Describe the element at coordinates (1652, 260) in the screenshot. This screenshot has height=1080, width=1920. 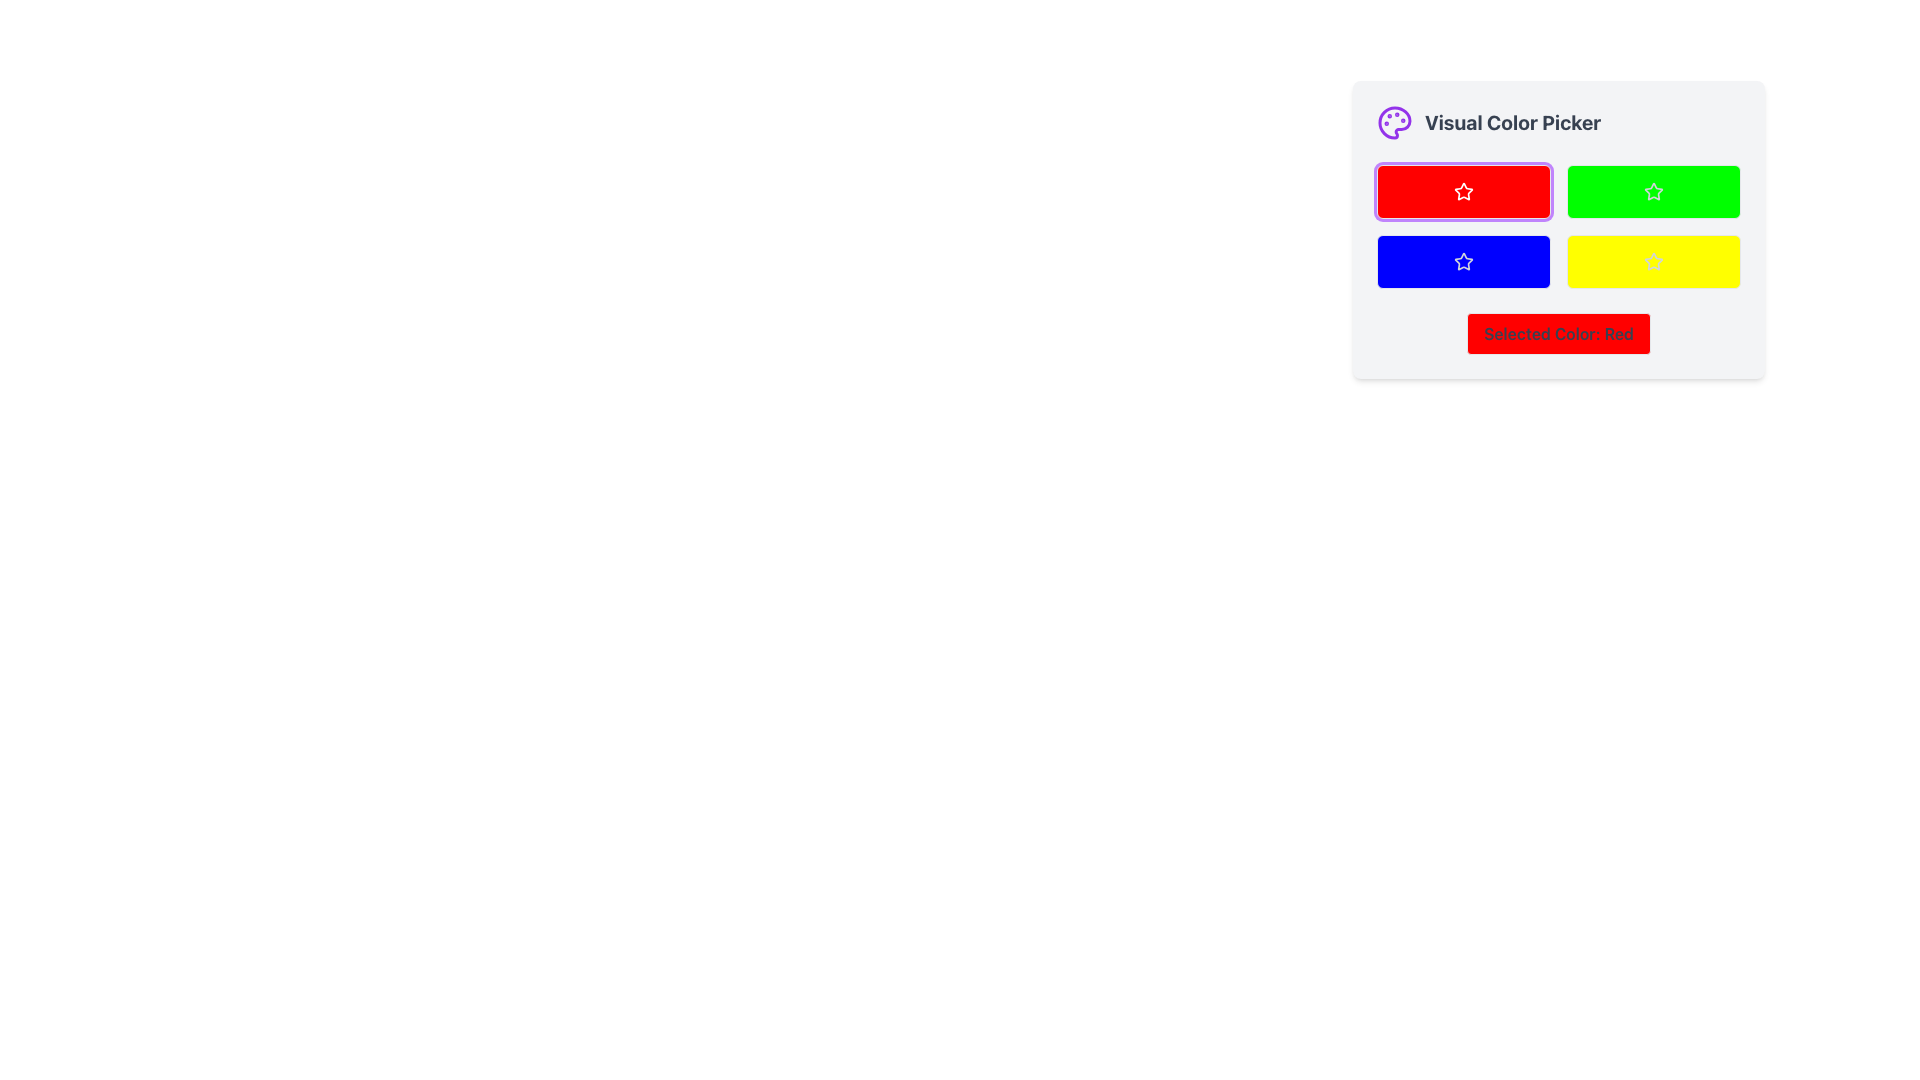
I see `the star icon in the bottom-right yellow button of the 2x2 button grid in the 'Visual Color Picker' section` at that location.